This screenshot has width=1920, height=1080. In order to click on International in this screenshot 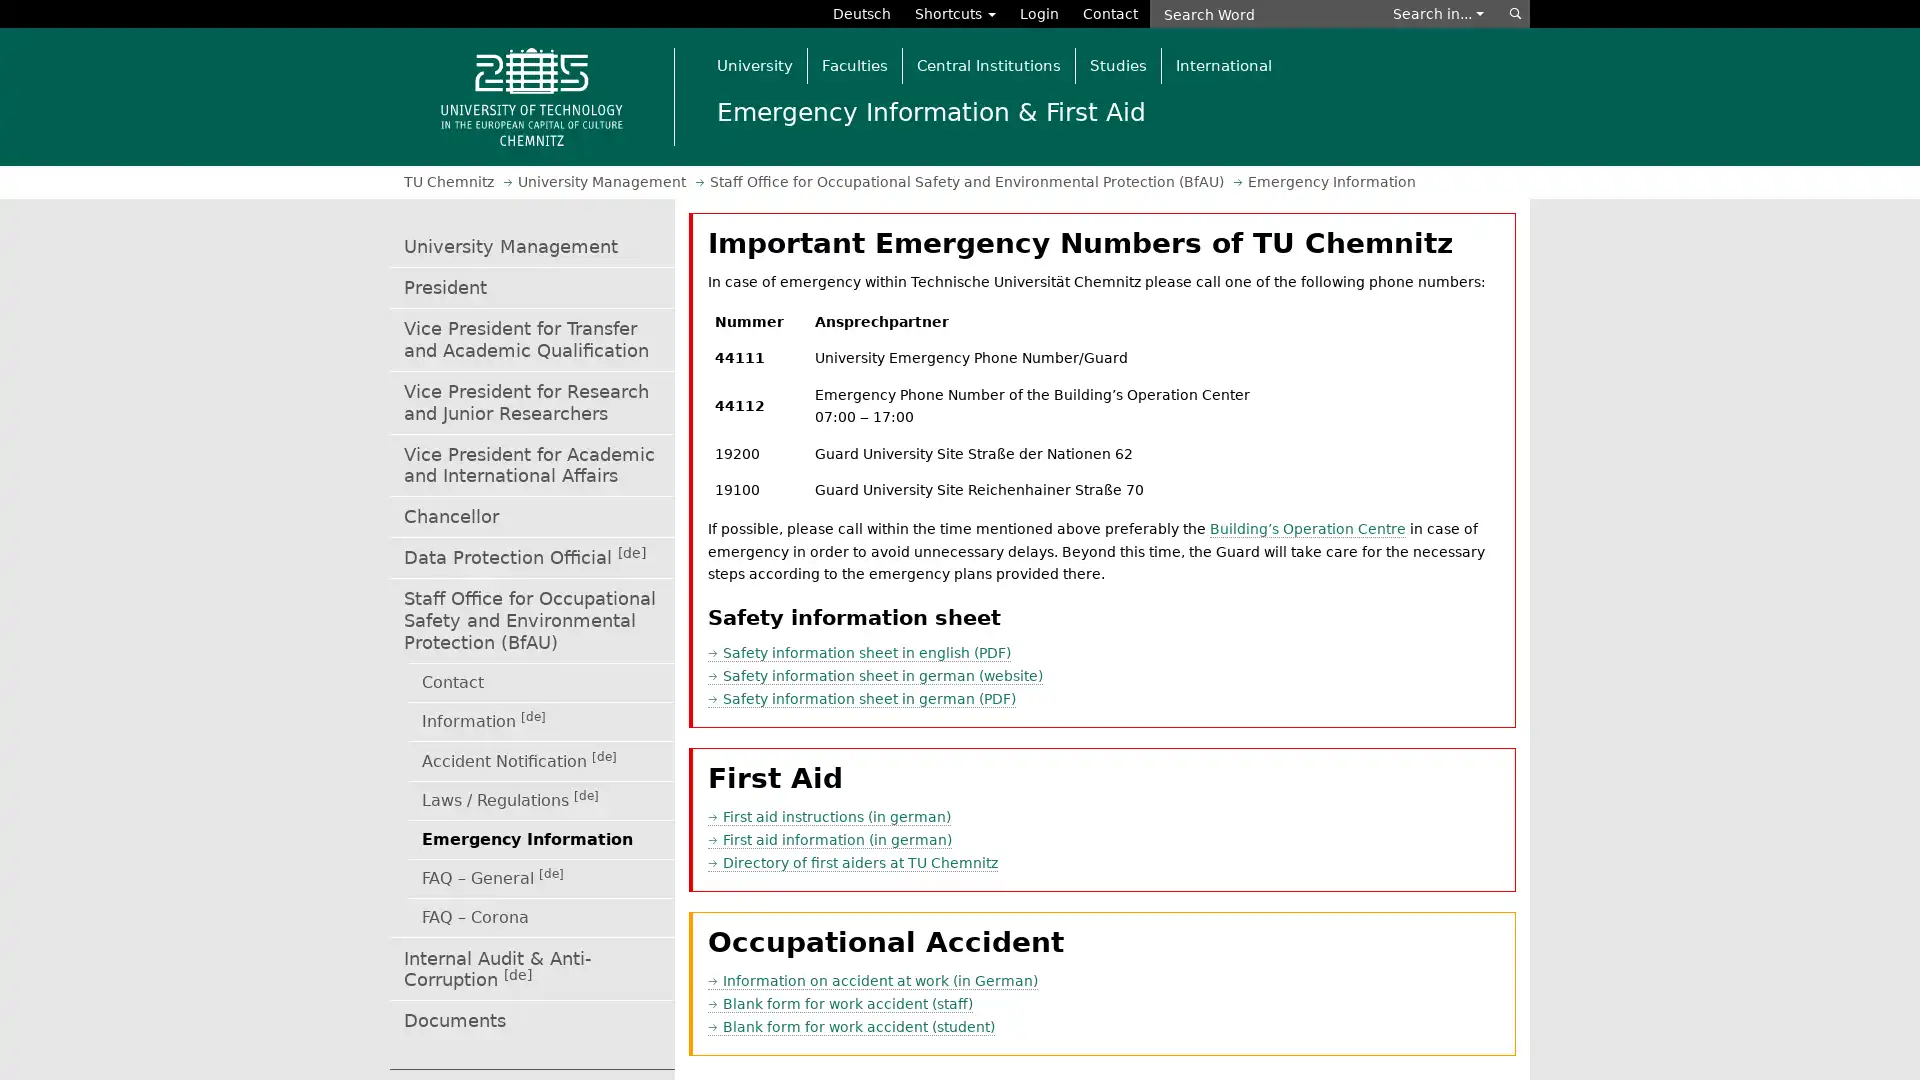, I will do `click(1222, 64)`.